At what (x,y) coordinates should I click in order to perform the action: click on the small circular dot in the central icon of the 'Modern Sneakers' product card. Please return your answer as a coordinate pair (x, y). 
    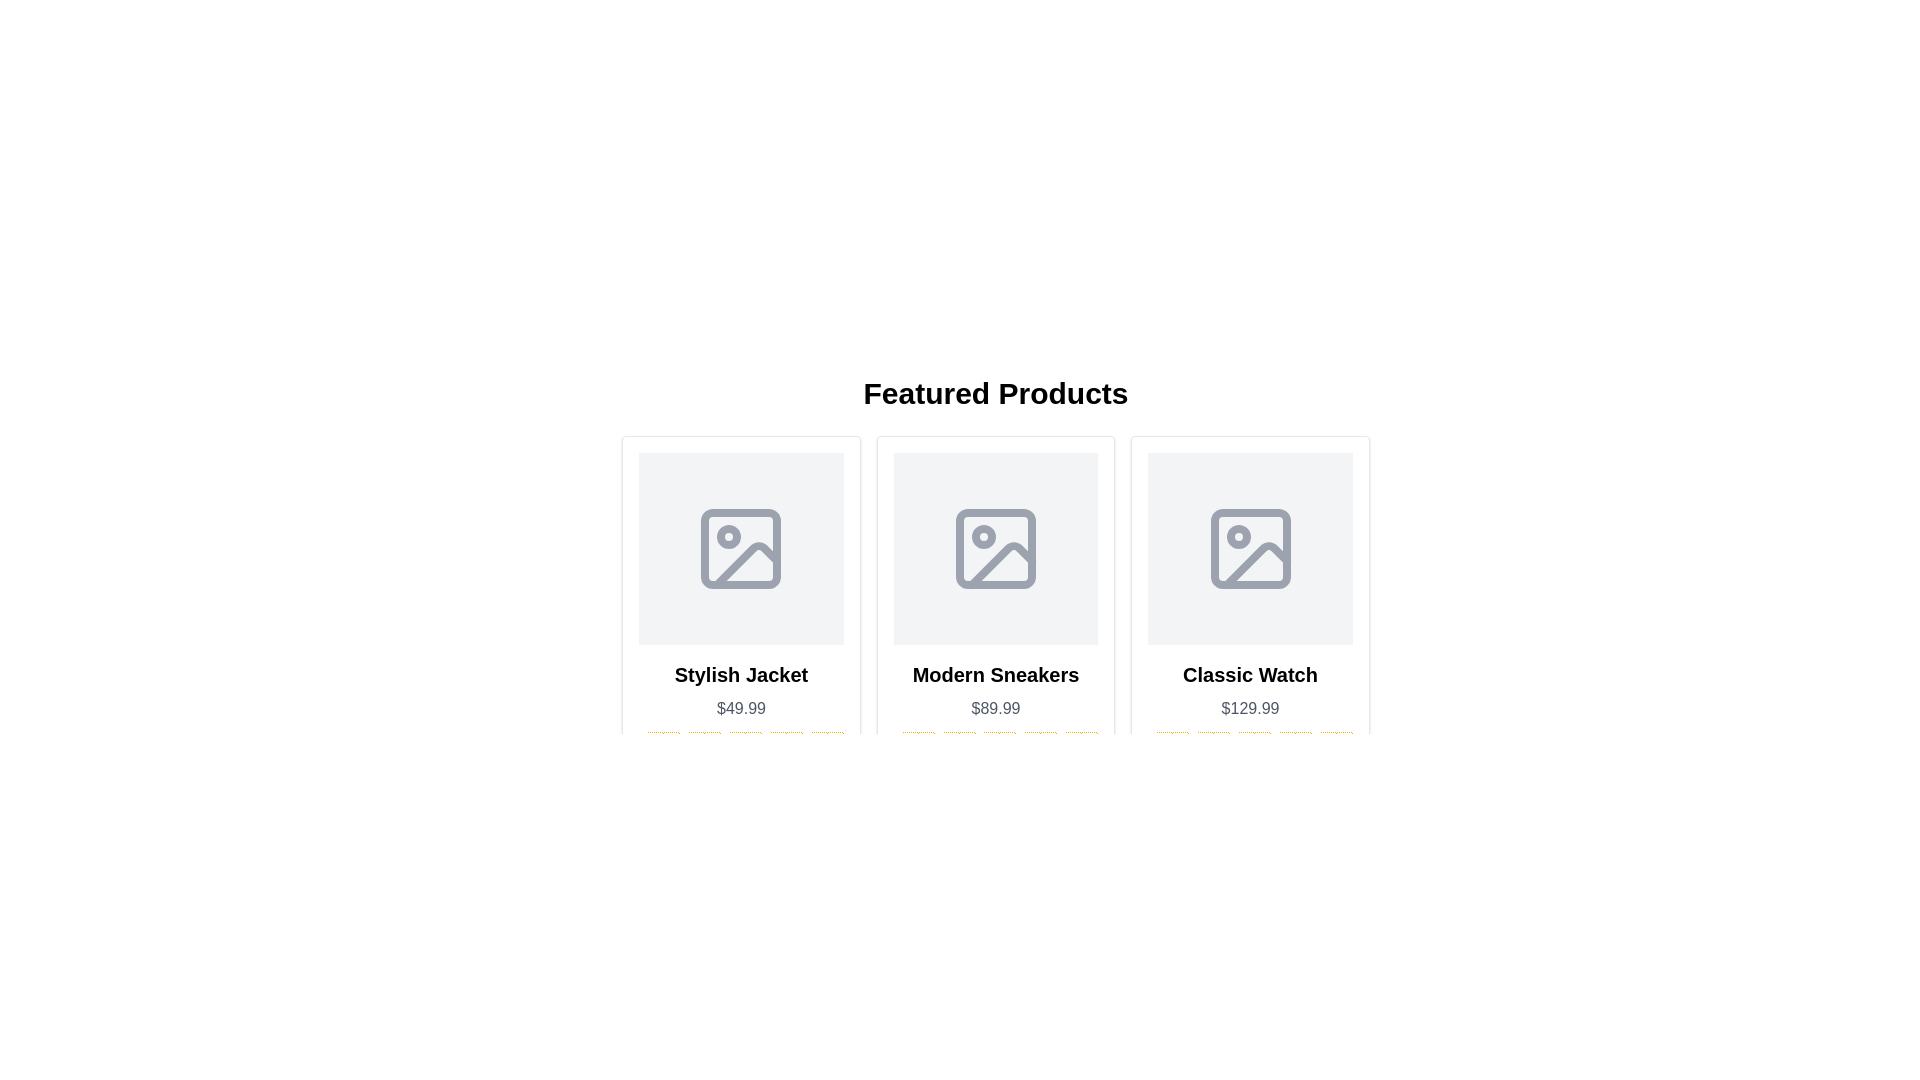
    Looking at the image, I should click on (983, 535).